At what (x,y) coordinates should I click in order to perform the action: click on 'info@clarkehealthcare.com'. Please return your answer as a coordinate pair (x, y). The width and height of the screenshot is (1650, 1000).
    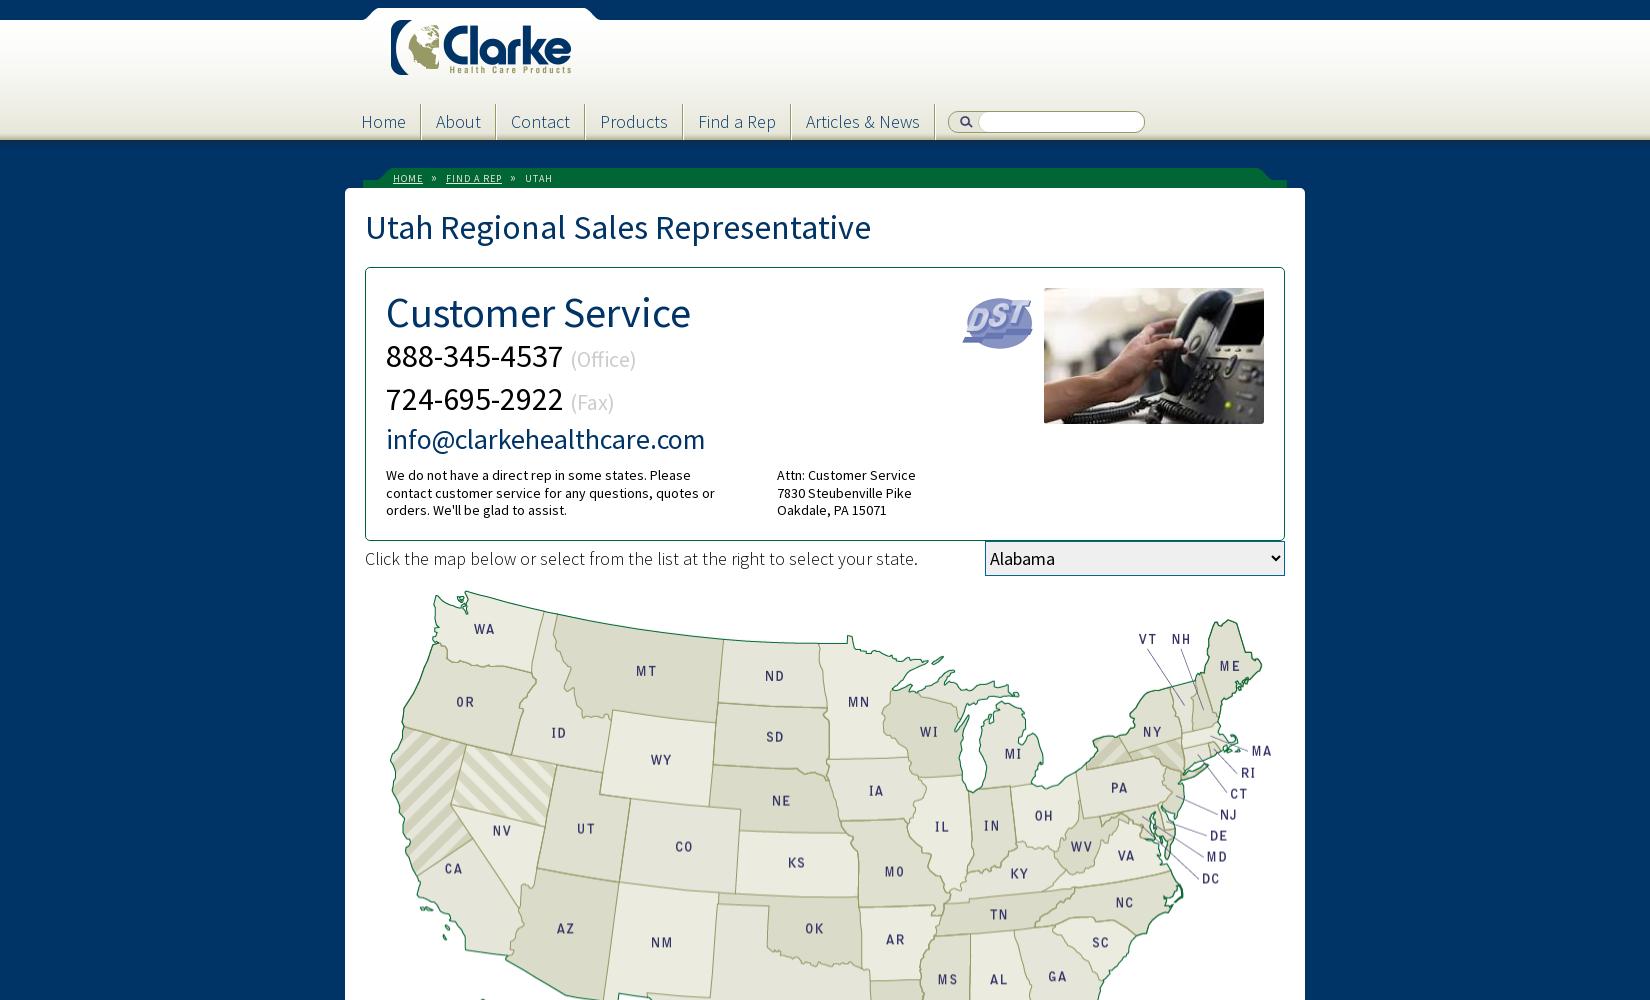
    Looking at the image, I should click on (385, 438).